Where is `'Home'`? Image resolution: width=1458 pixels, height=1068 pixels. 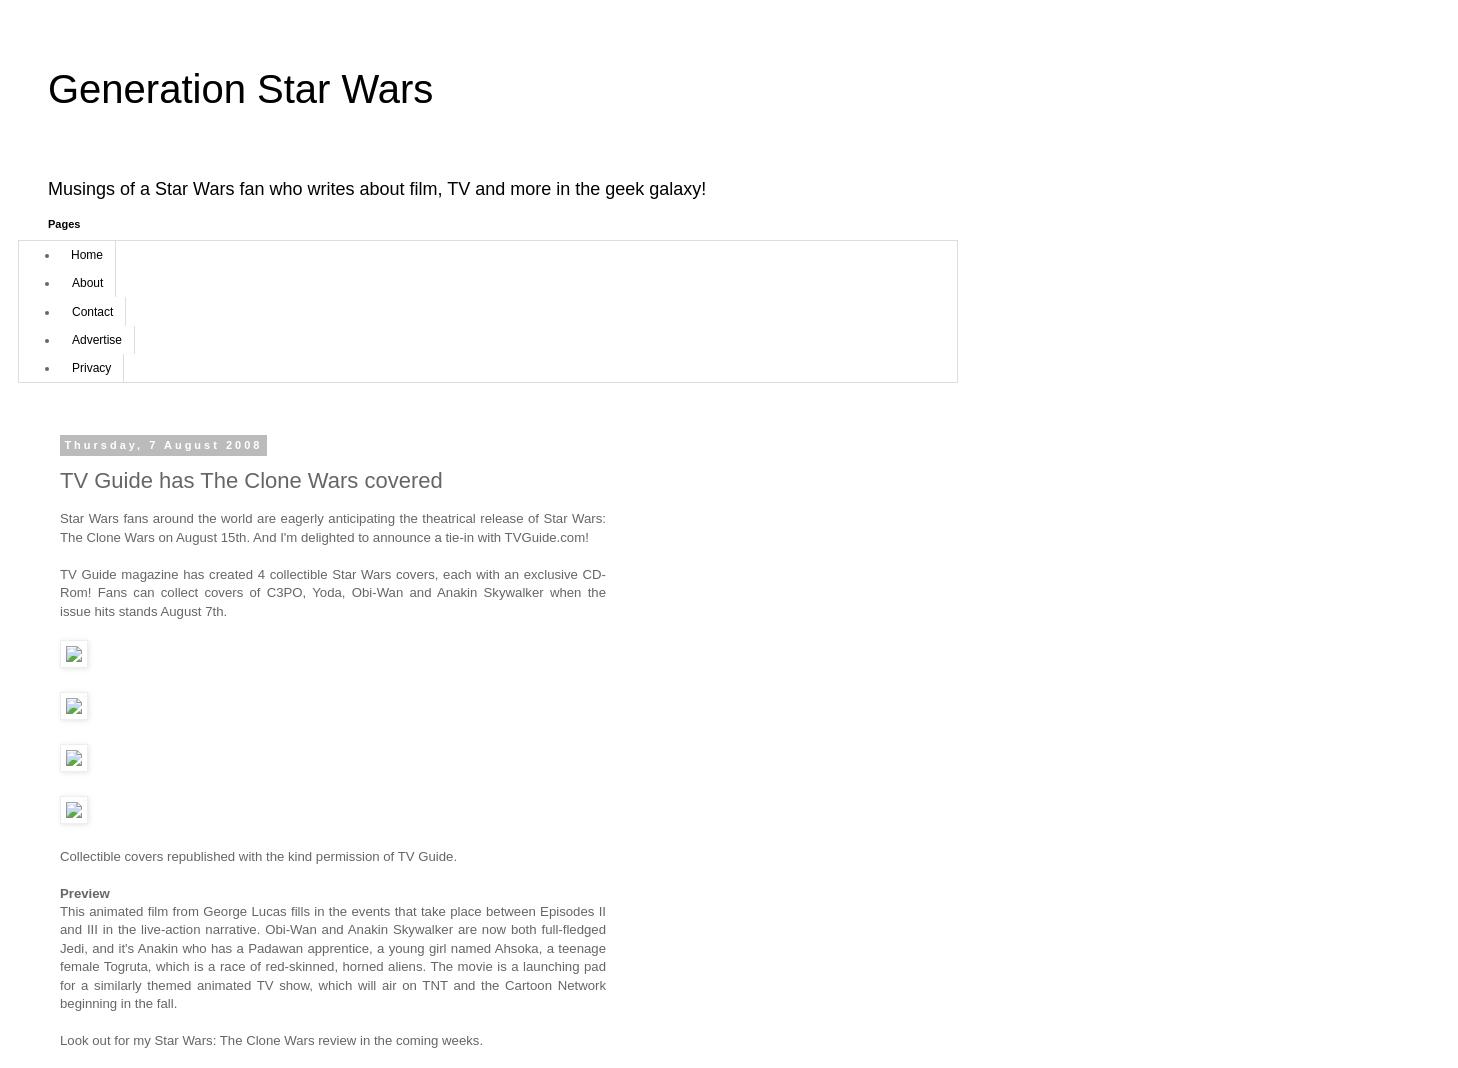 'Home' is located at coordinates (70, 253).